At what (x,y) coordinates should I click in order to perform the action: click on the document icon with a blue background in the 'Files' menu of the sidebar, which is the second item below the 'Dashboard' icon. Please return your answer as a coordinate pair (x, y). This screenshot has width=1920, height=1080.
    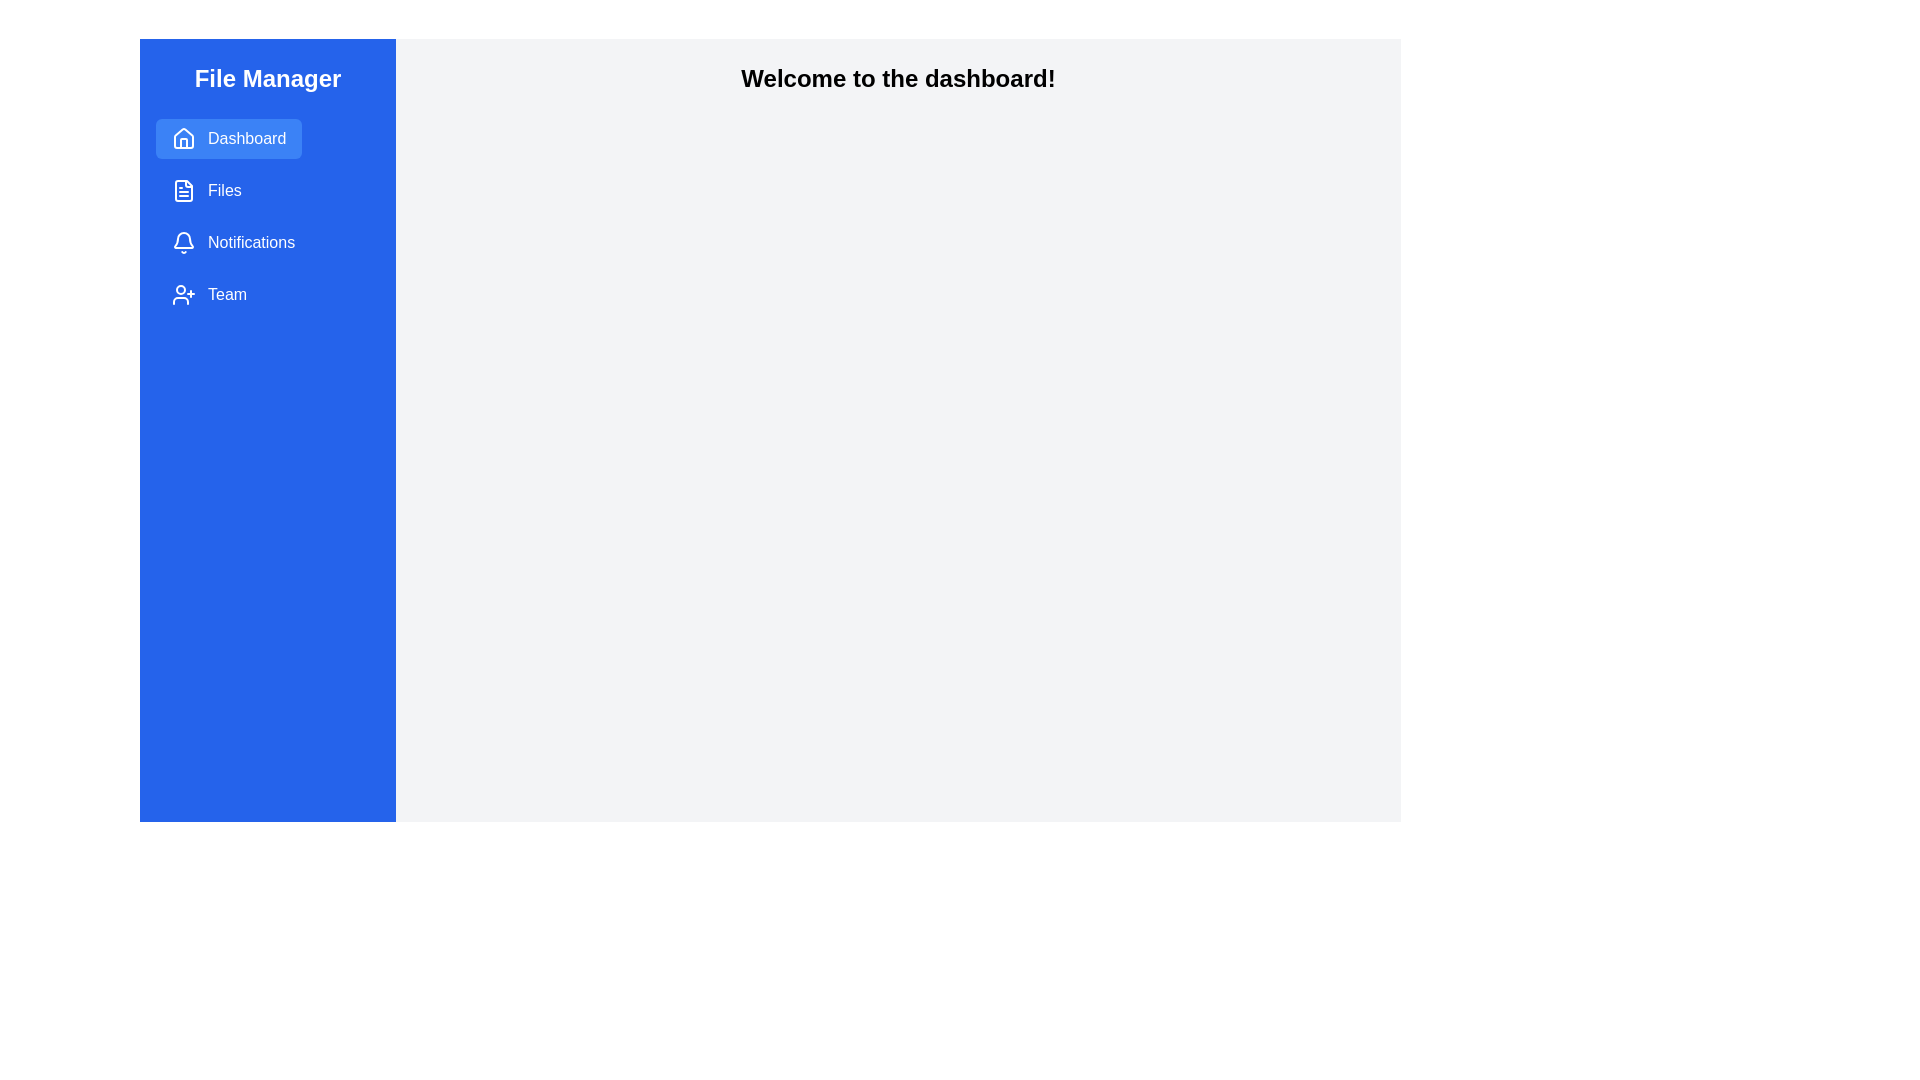
    Looking at the image, I should click on (183, 191).